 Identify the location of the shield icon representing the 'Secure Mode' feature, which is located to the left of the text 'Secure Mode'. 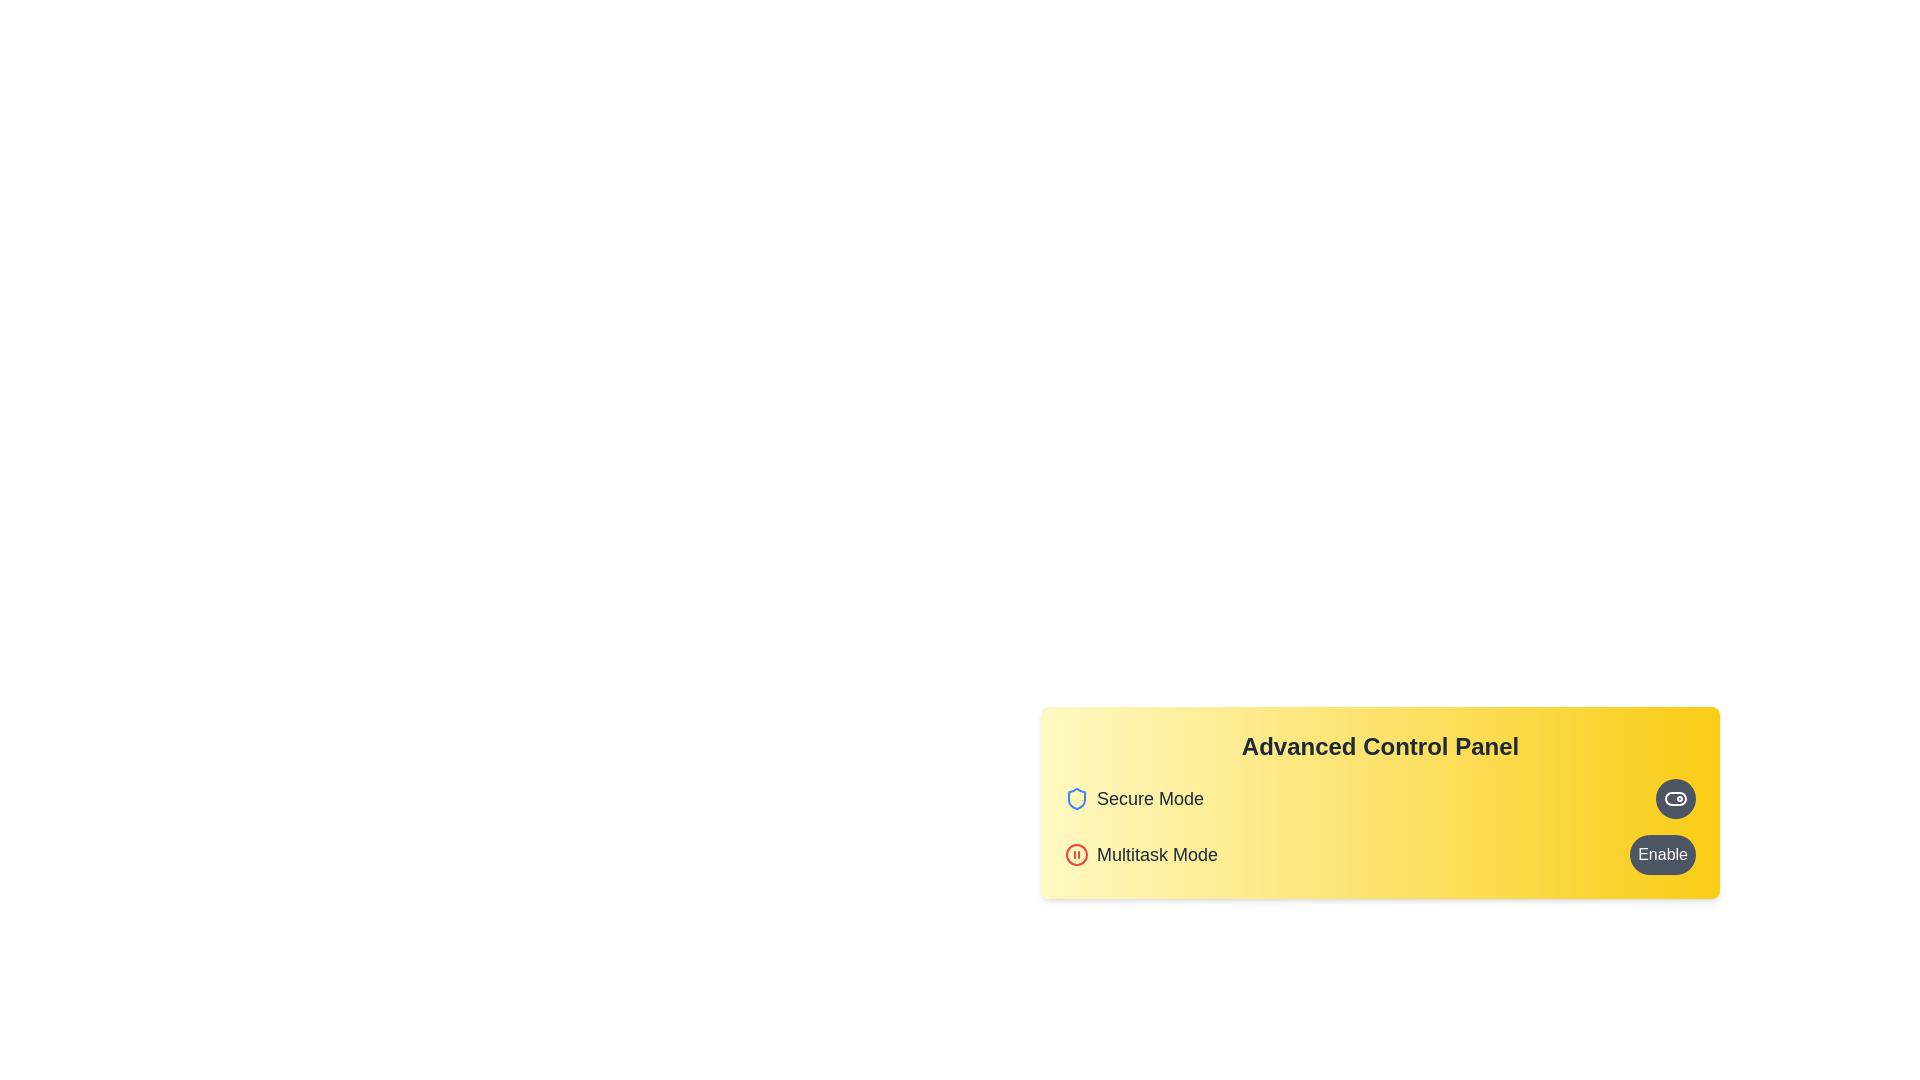
(1075, 797).